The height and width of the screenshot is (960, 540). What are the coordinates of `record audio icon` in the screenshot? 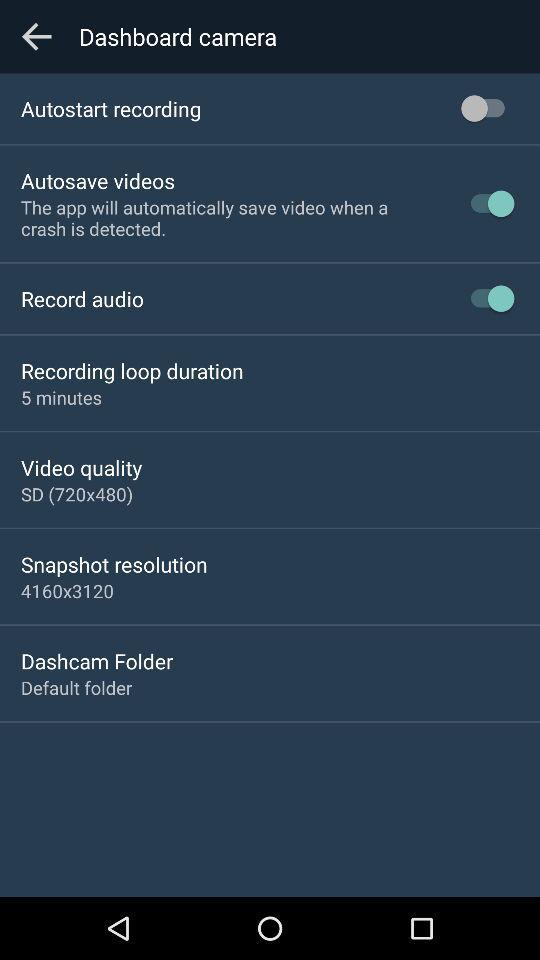 It's located at (81, 297).